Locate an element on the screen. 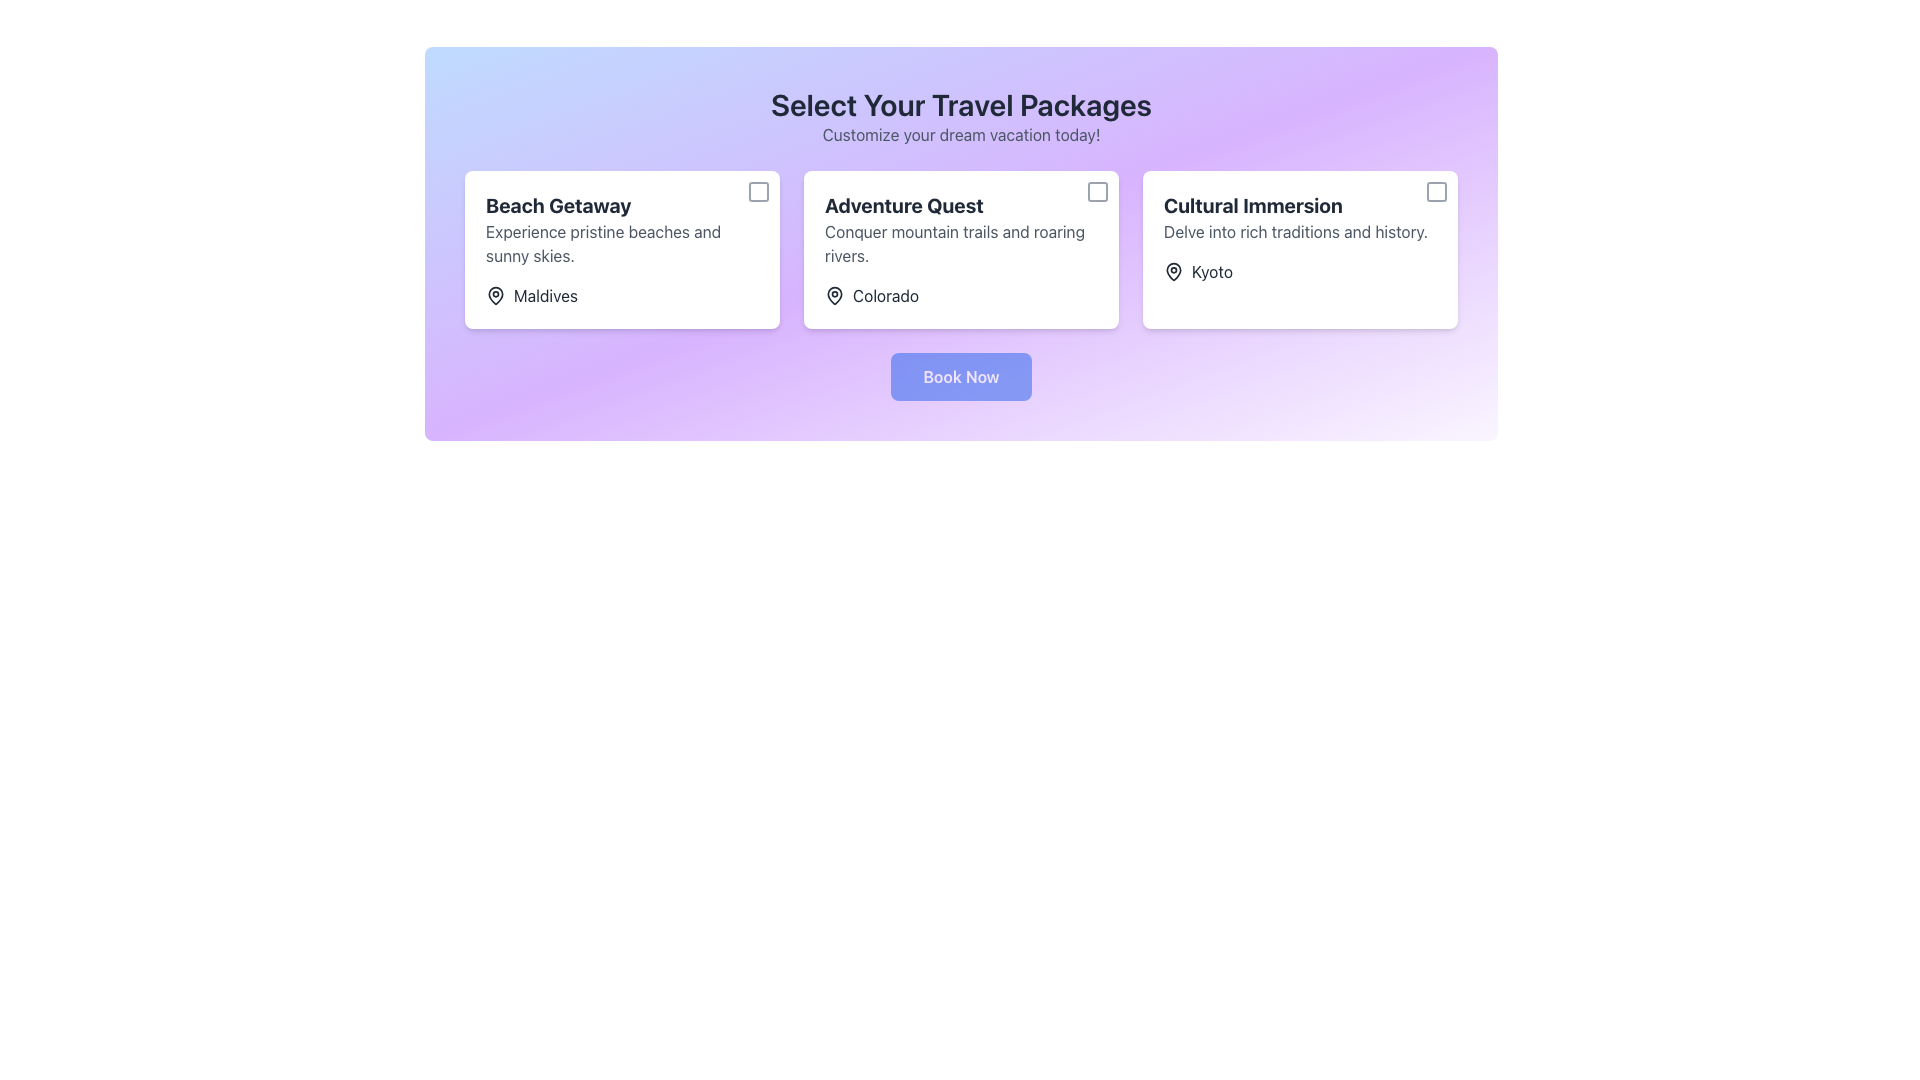 This screenshot has height=1080, width=1920. the informational text that provides an overview of the travel package titled 'Beach Getaway', located centrally below the title within its card is located at coordinates (621, 242).